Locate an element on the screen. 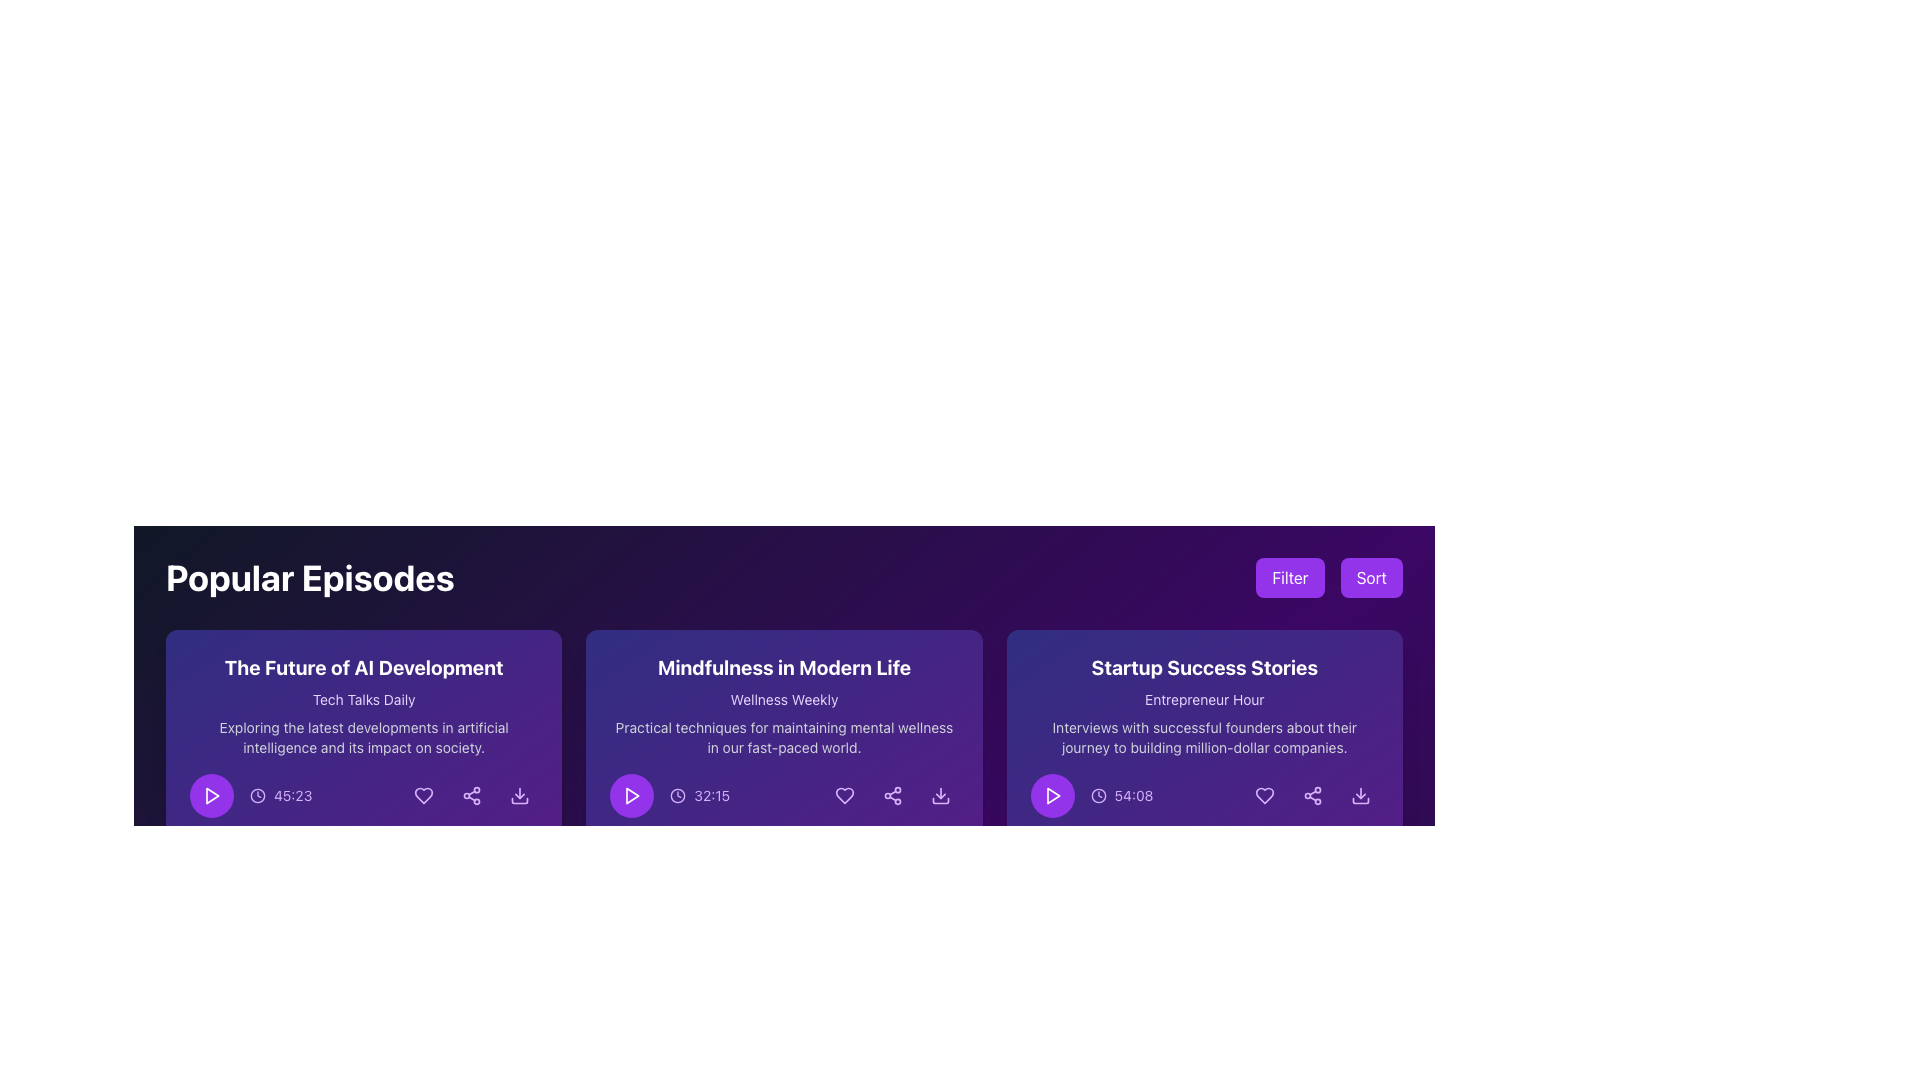  the purple share icon resembling a triangular pattern of three connected circles located at the bottom right of the 'Mindfulness in Modern Life' content card in the 'Popular Episodes' section to share content is located at coordinates (891, 794).